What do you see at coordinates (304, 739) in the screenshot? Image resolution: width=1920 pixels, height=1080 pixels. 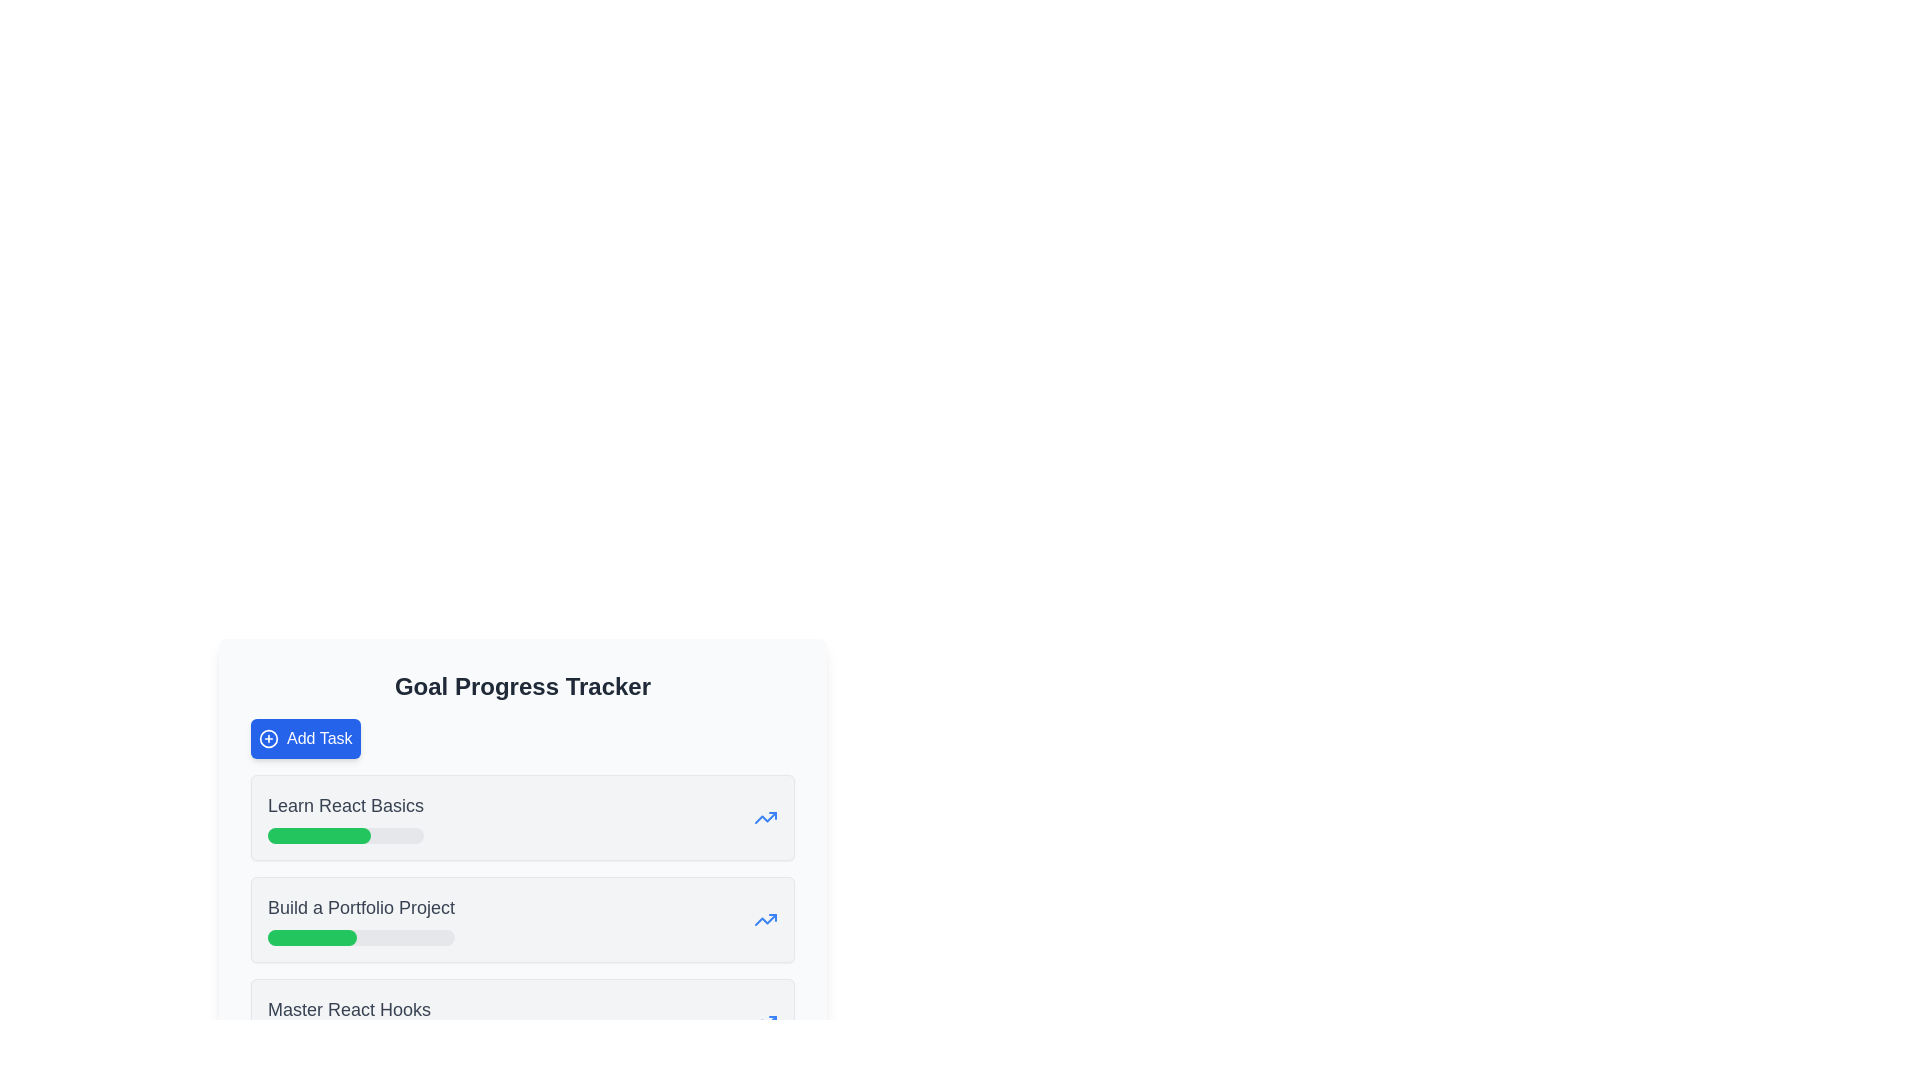 I see `the 'Add Task' button located in the top-left section of the 'Goal Progress Tracker' panel` at bounding box center [304, 739].